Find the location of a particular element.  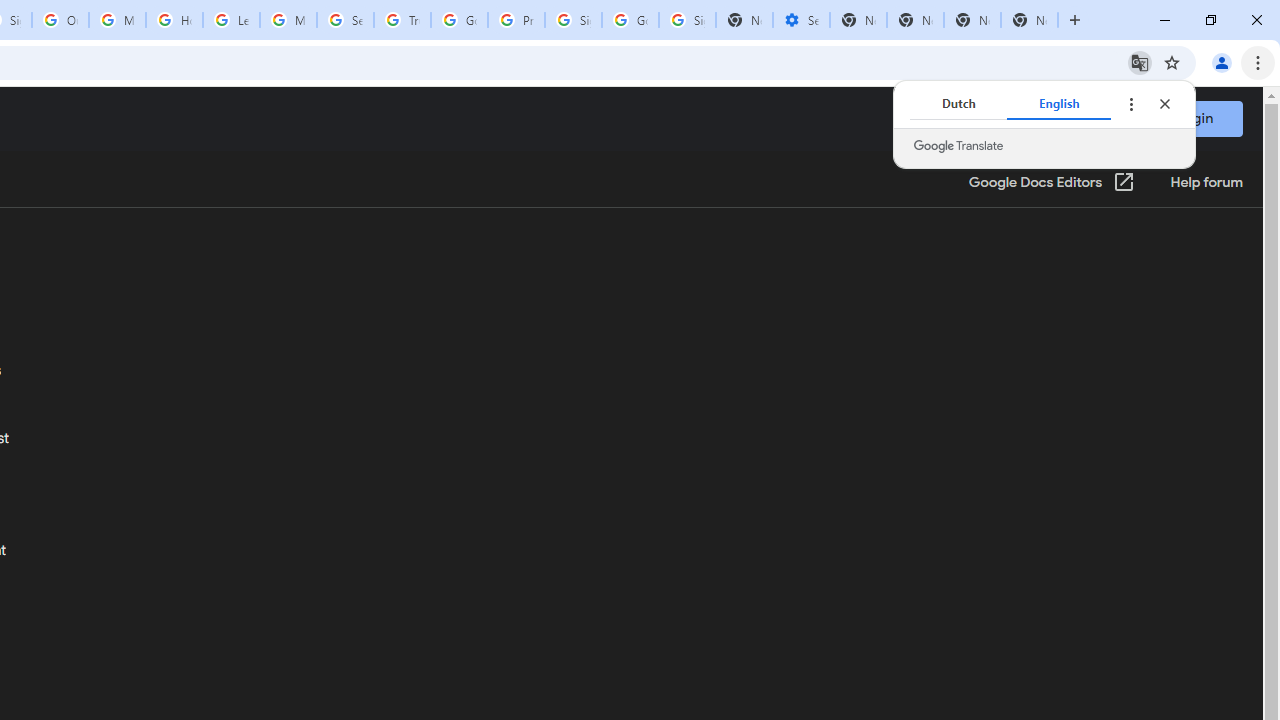

'Google Cybersecurity Innovations - Google Safety Center' is located at coordinates (629, 20).